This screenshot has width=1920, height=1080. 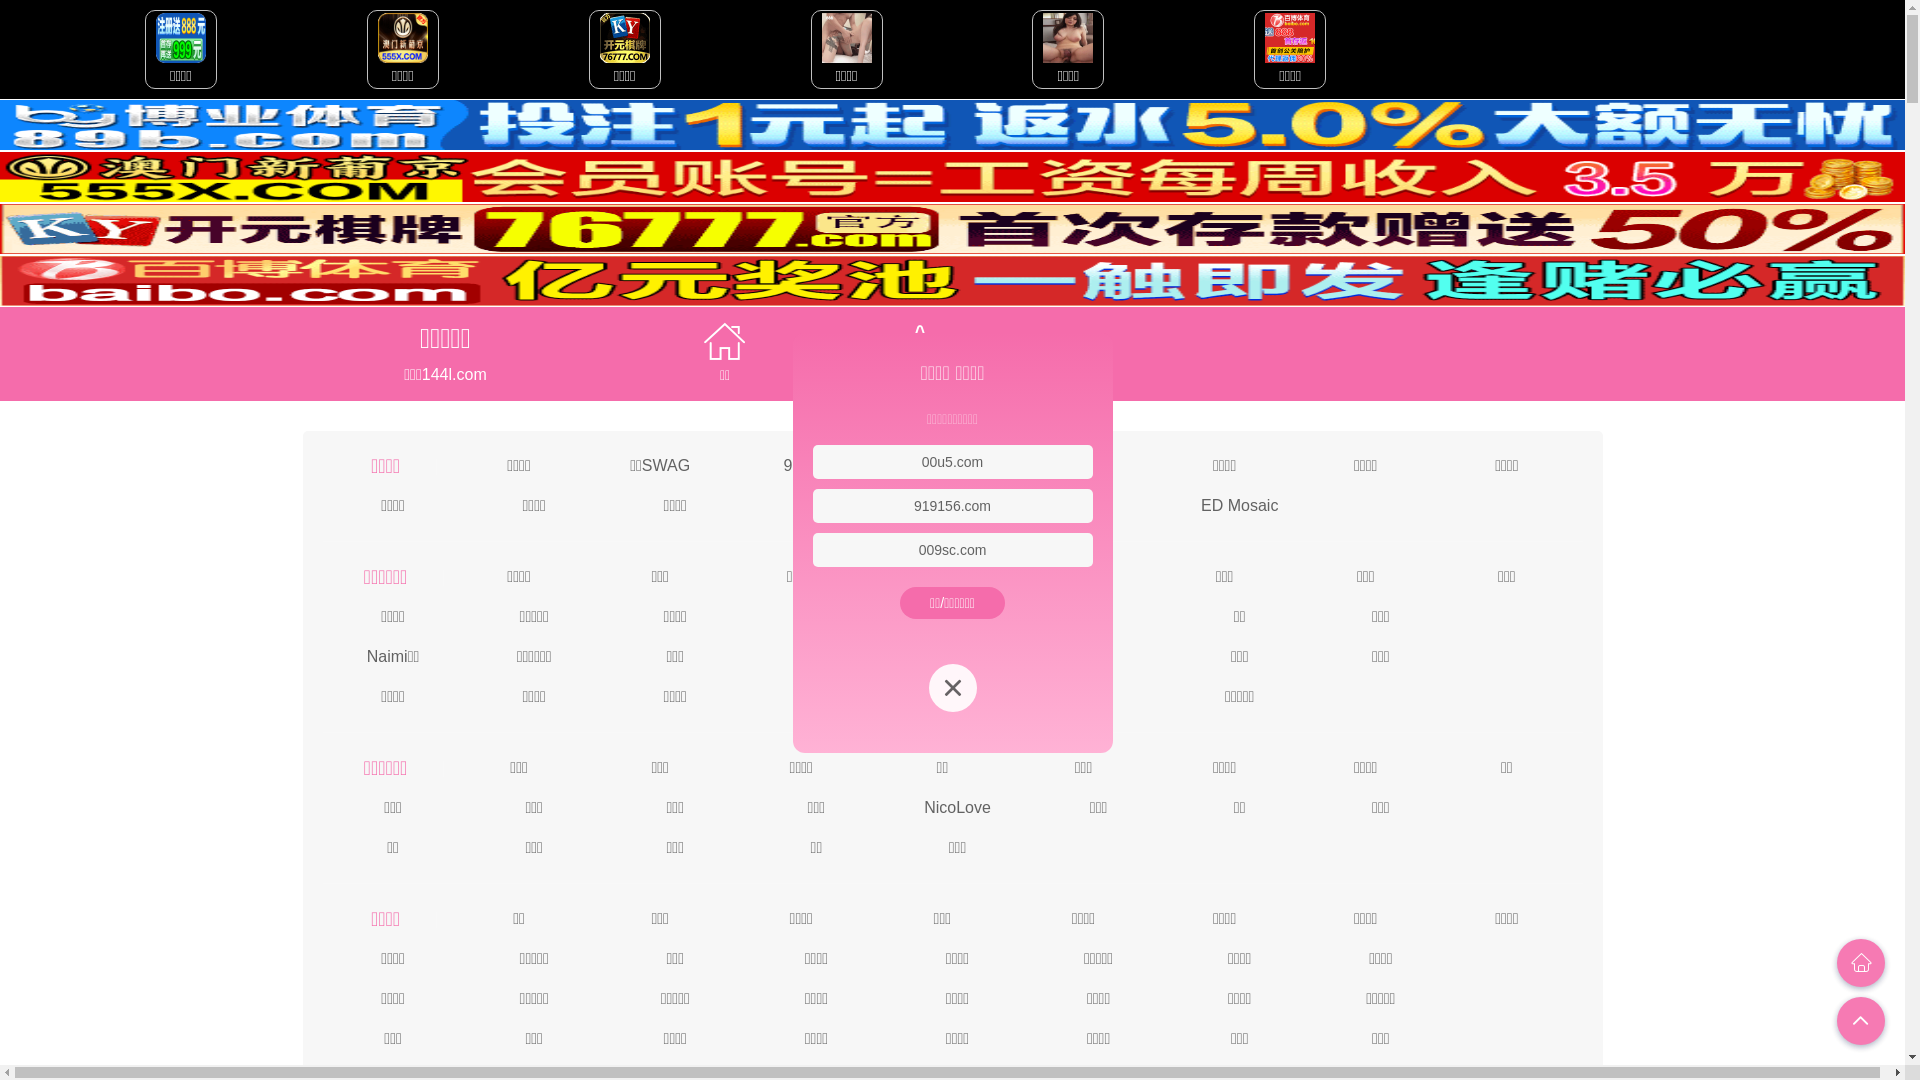 I want to click on 'NicoLove', so click(x=923, y=805).